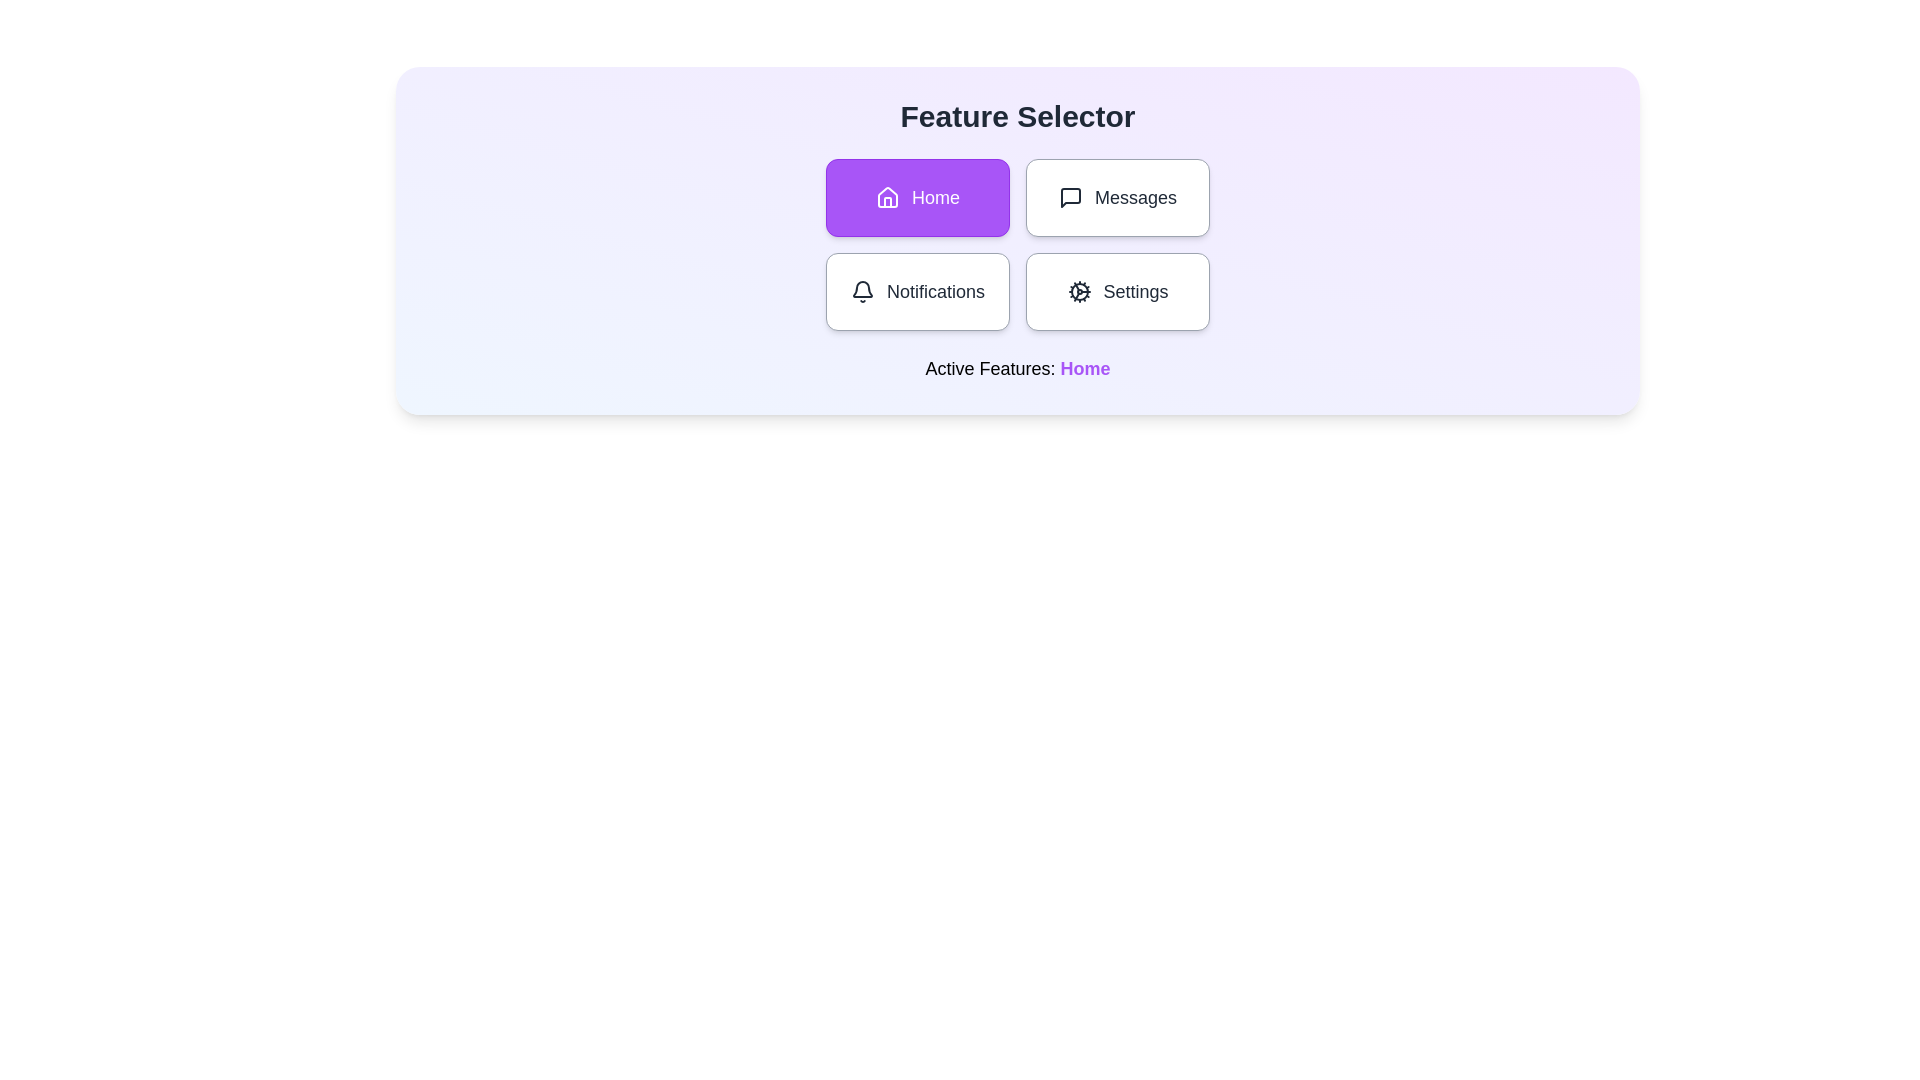 The image size is (1920, 1080). Describe the element at coordinates (1078, 292) in the screenshot. I see `the 'Settings' icon located in the fourth button of the grid at the bottom-right corner of the feature selector interface` at that location.